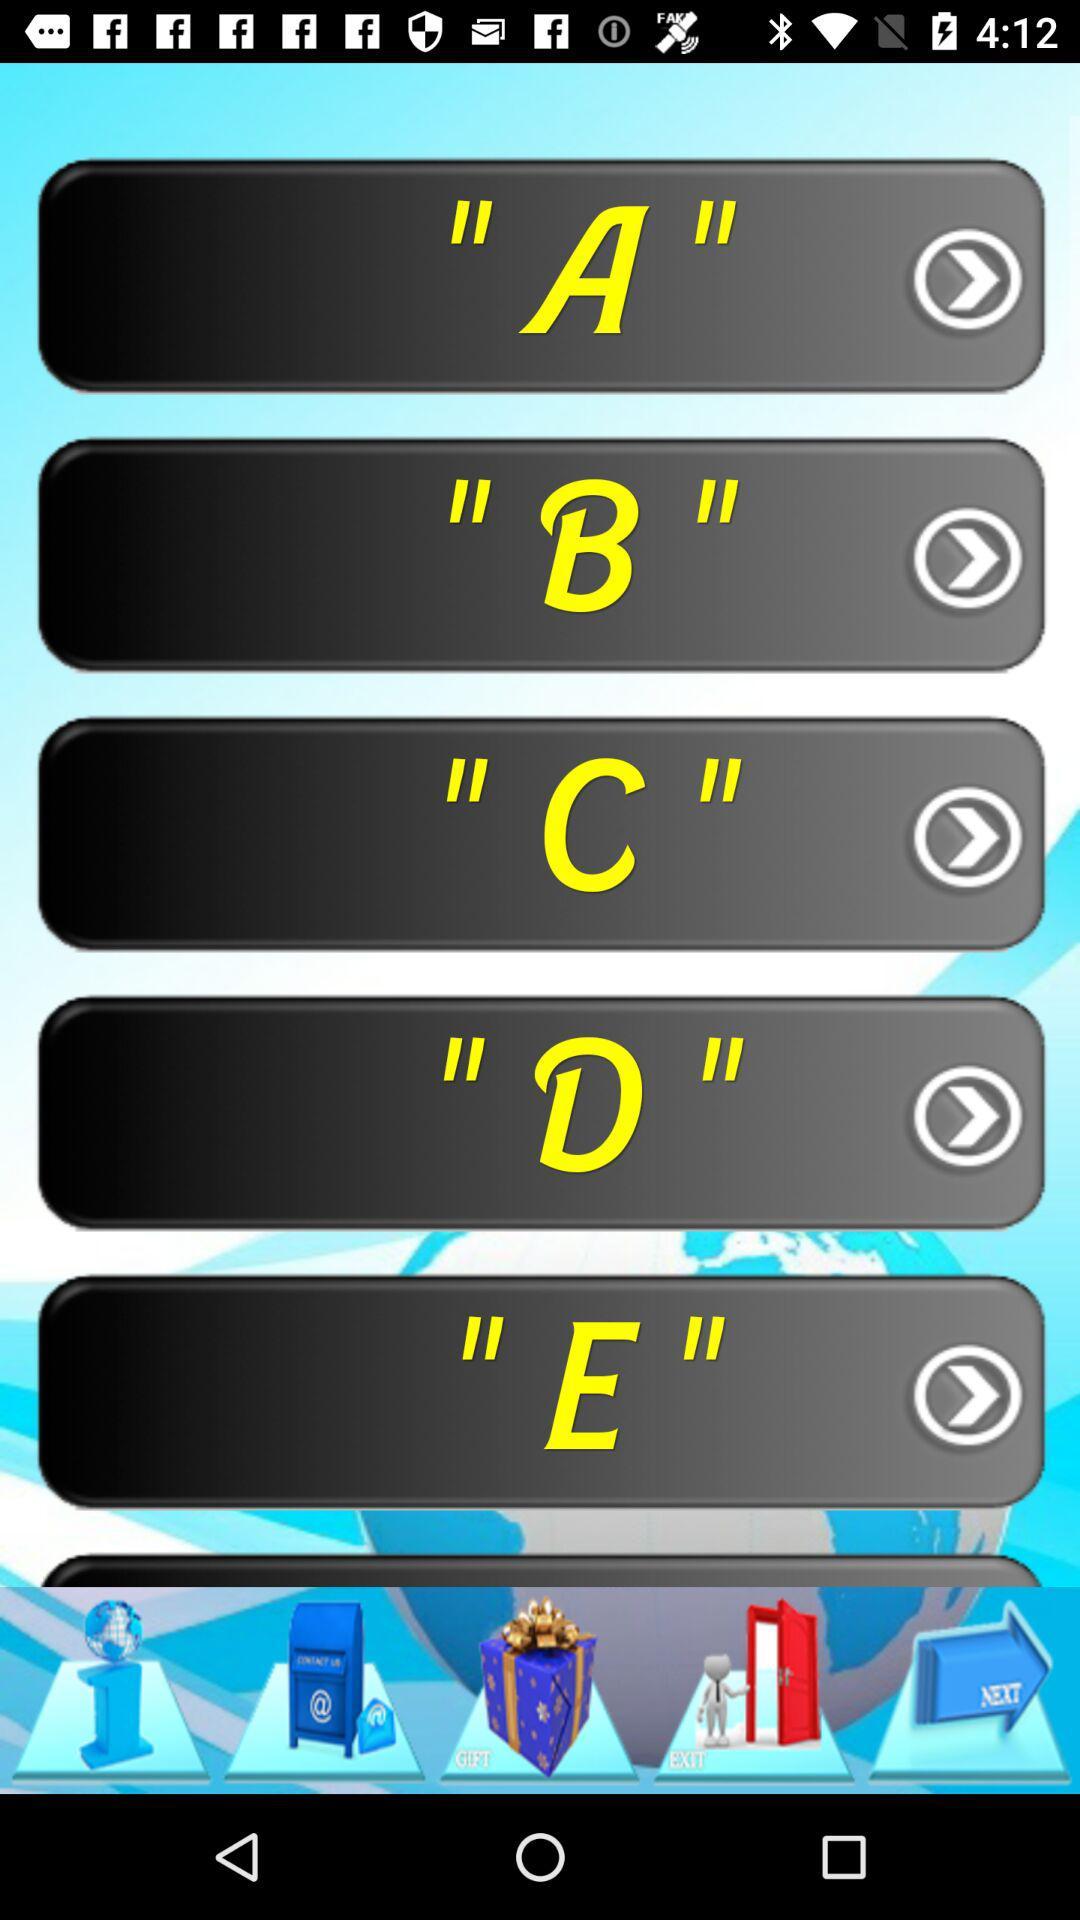 The image size is (1080, 1920). Describe the element at coordinates (968, 1689) in the screenshot. I see `move forward` at that location.